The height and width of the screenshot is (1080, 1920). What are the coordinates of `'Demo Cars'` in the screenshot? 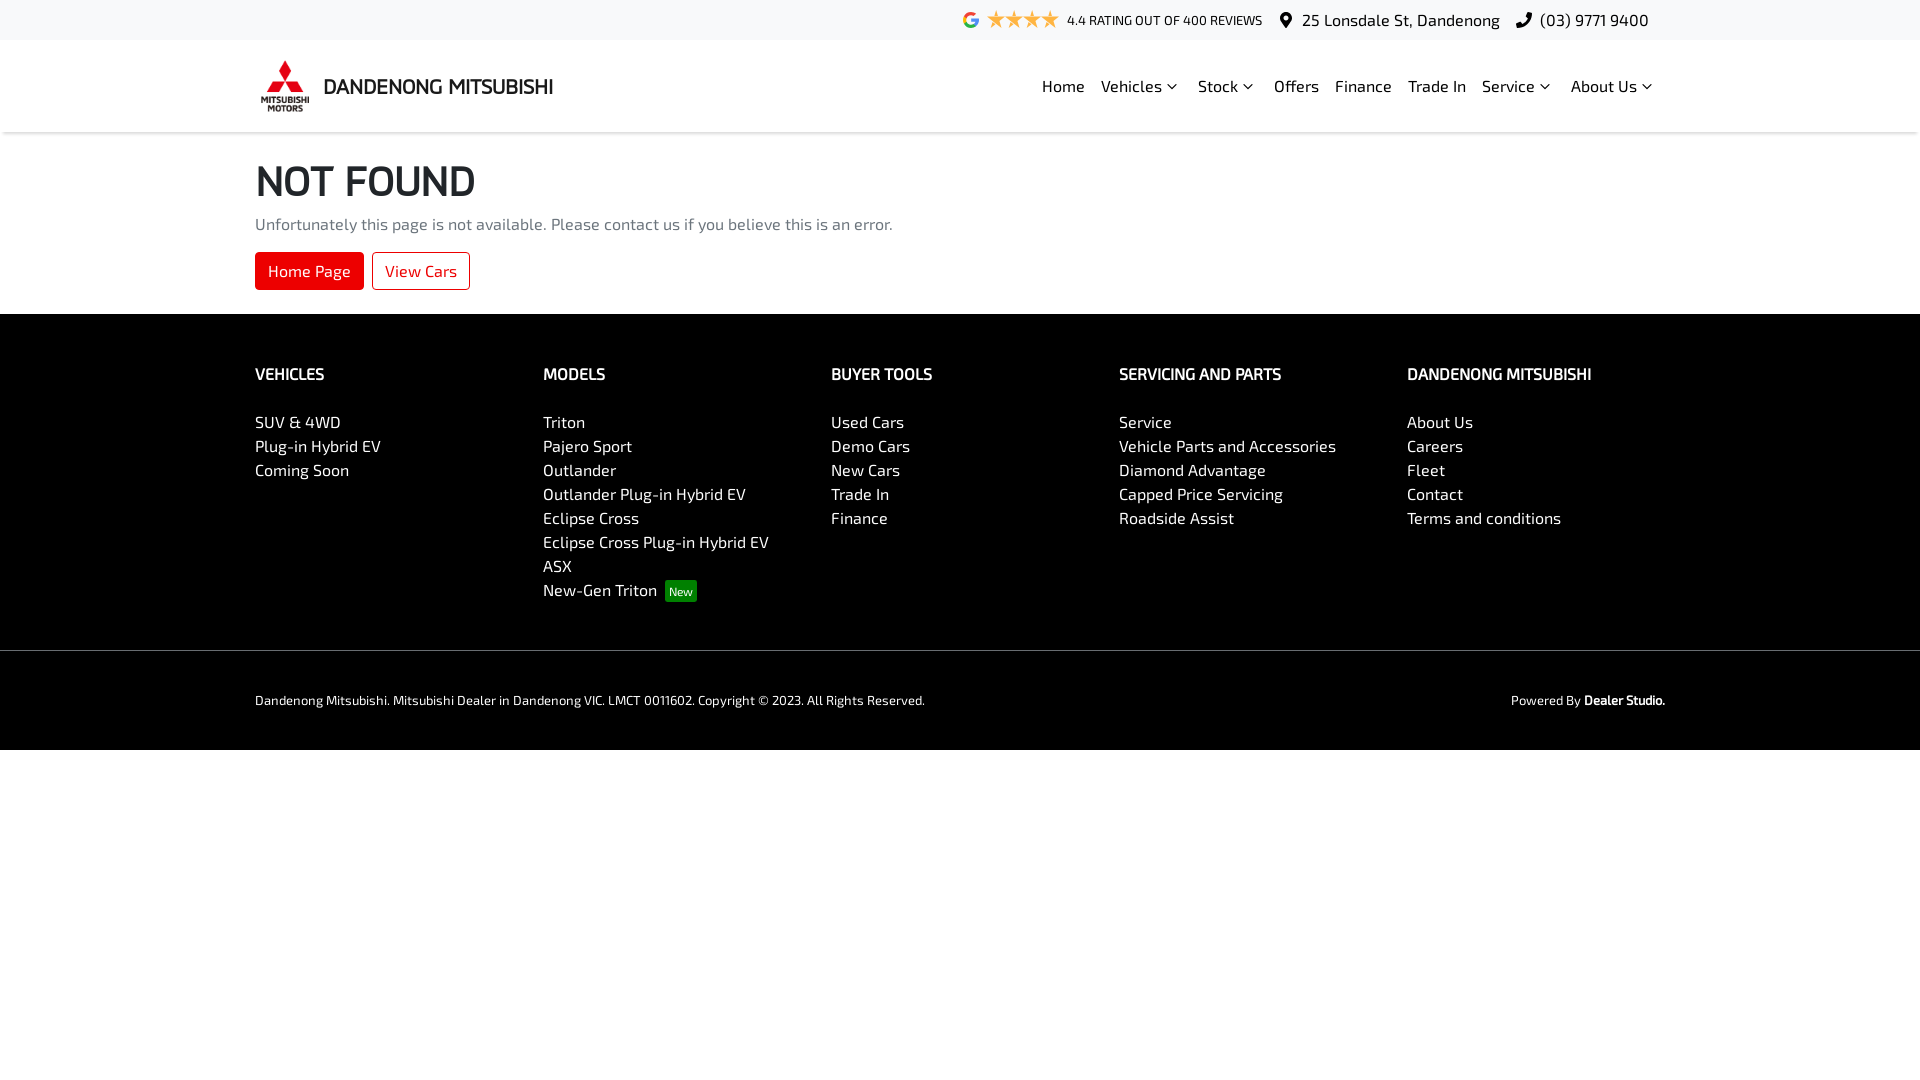 It's located at (830, 444).